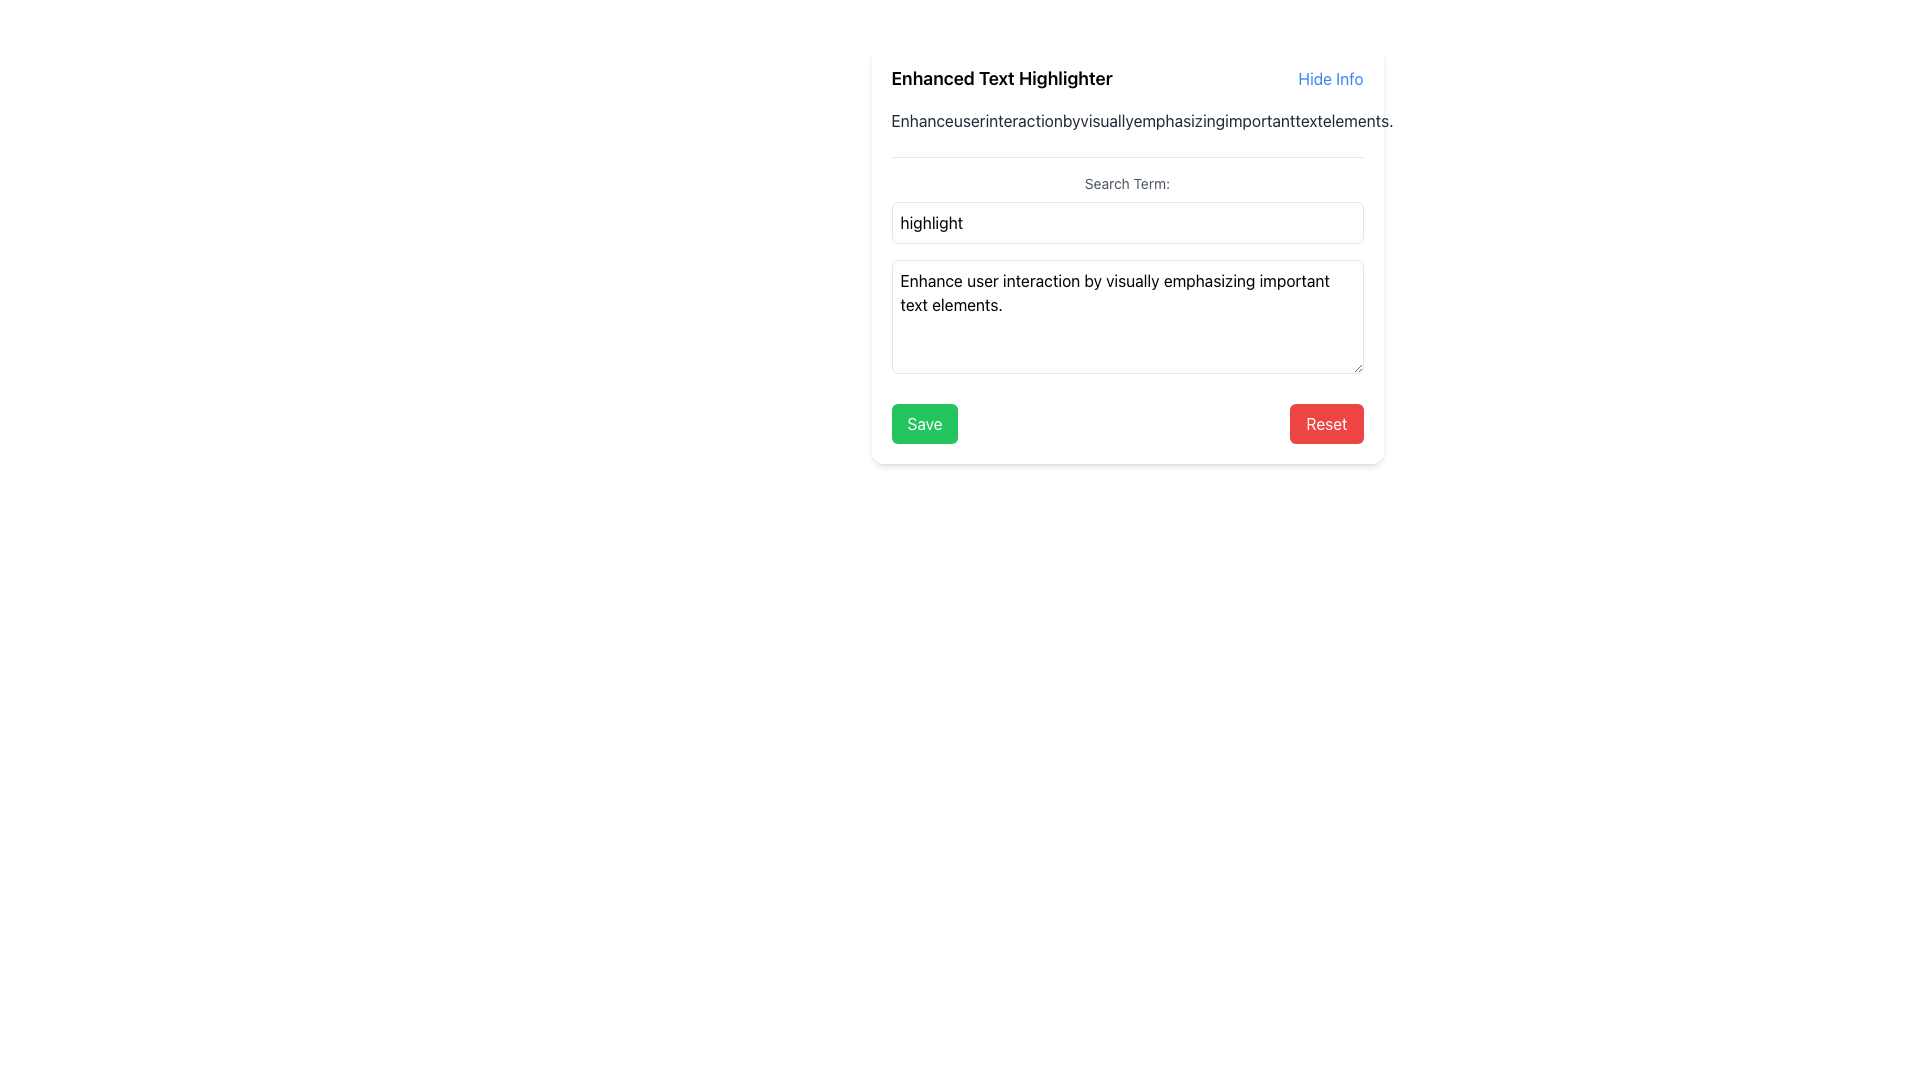  Describe the element at coordinates (1127, 120) in the screenshot. I see `the dark gray text element styled as a continuous sentence, located beneath the 'Enhanced Text Highlighter' header and above the 'Search Term:' section` at that location.